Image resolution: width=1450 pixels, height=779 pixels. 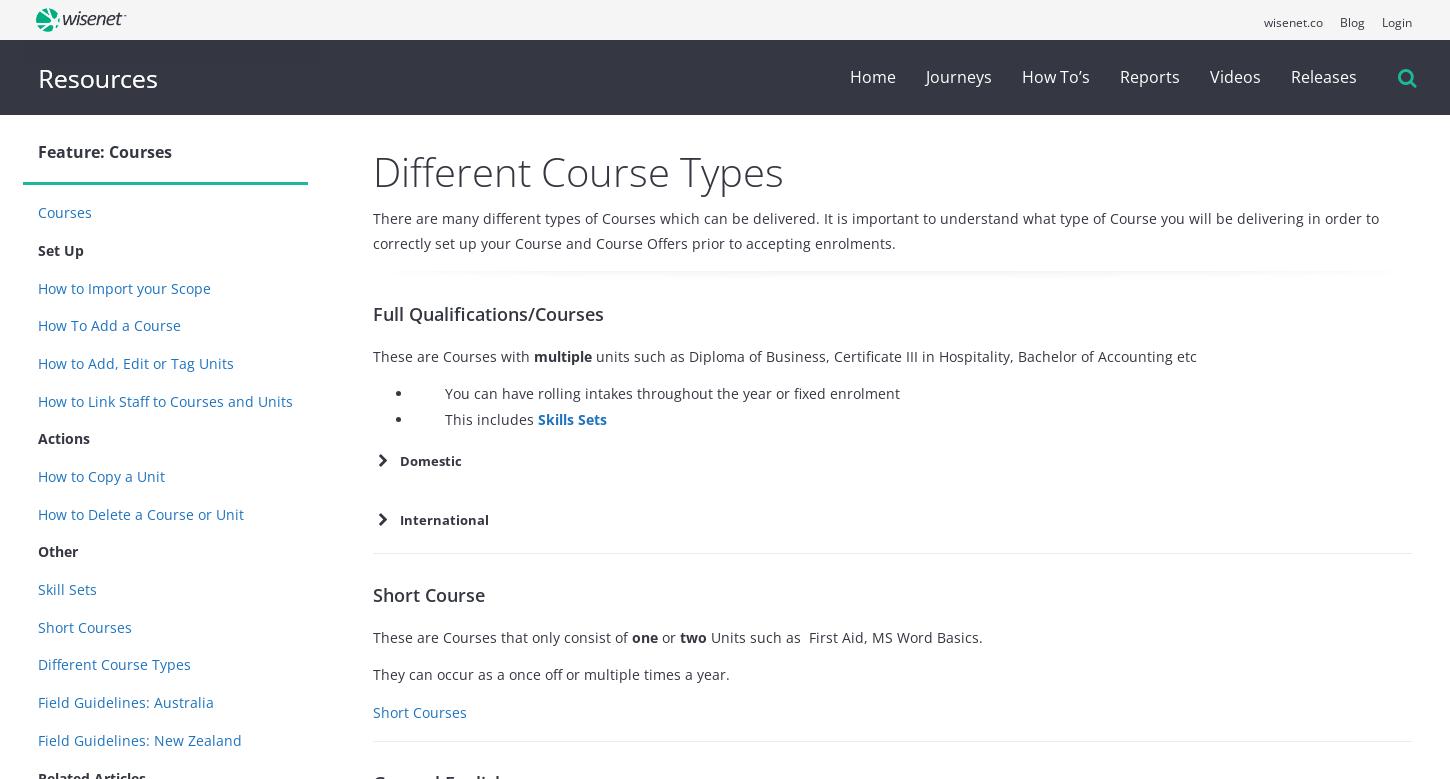 What do you see at coordinates (399, 519) in the screenshot?
I see `'International'` at bounding box center [399, 519].